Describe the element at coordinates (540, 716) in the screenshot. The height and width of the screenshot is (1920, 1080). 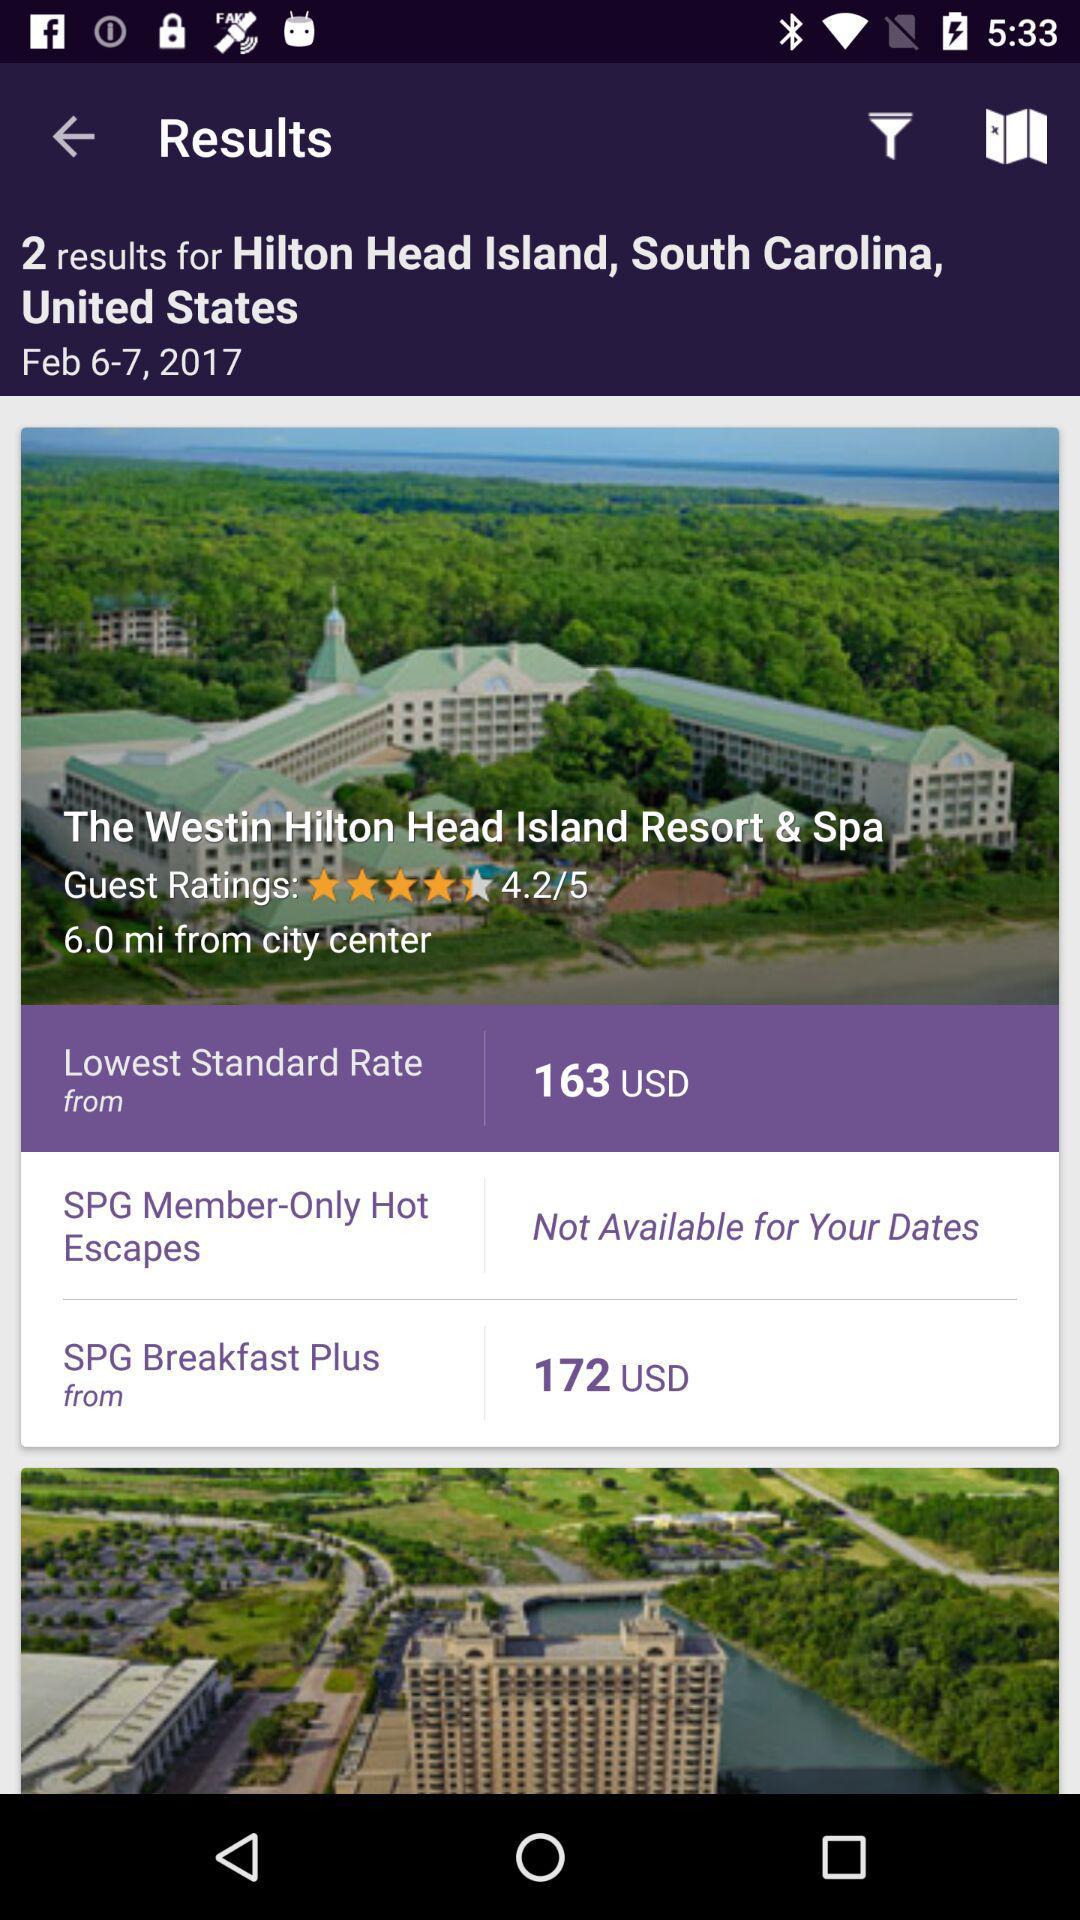
I see `one of the search results` at that location.